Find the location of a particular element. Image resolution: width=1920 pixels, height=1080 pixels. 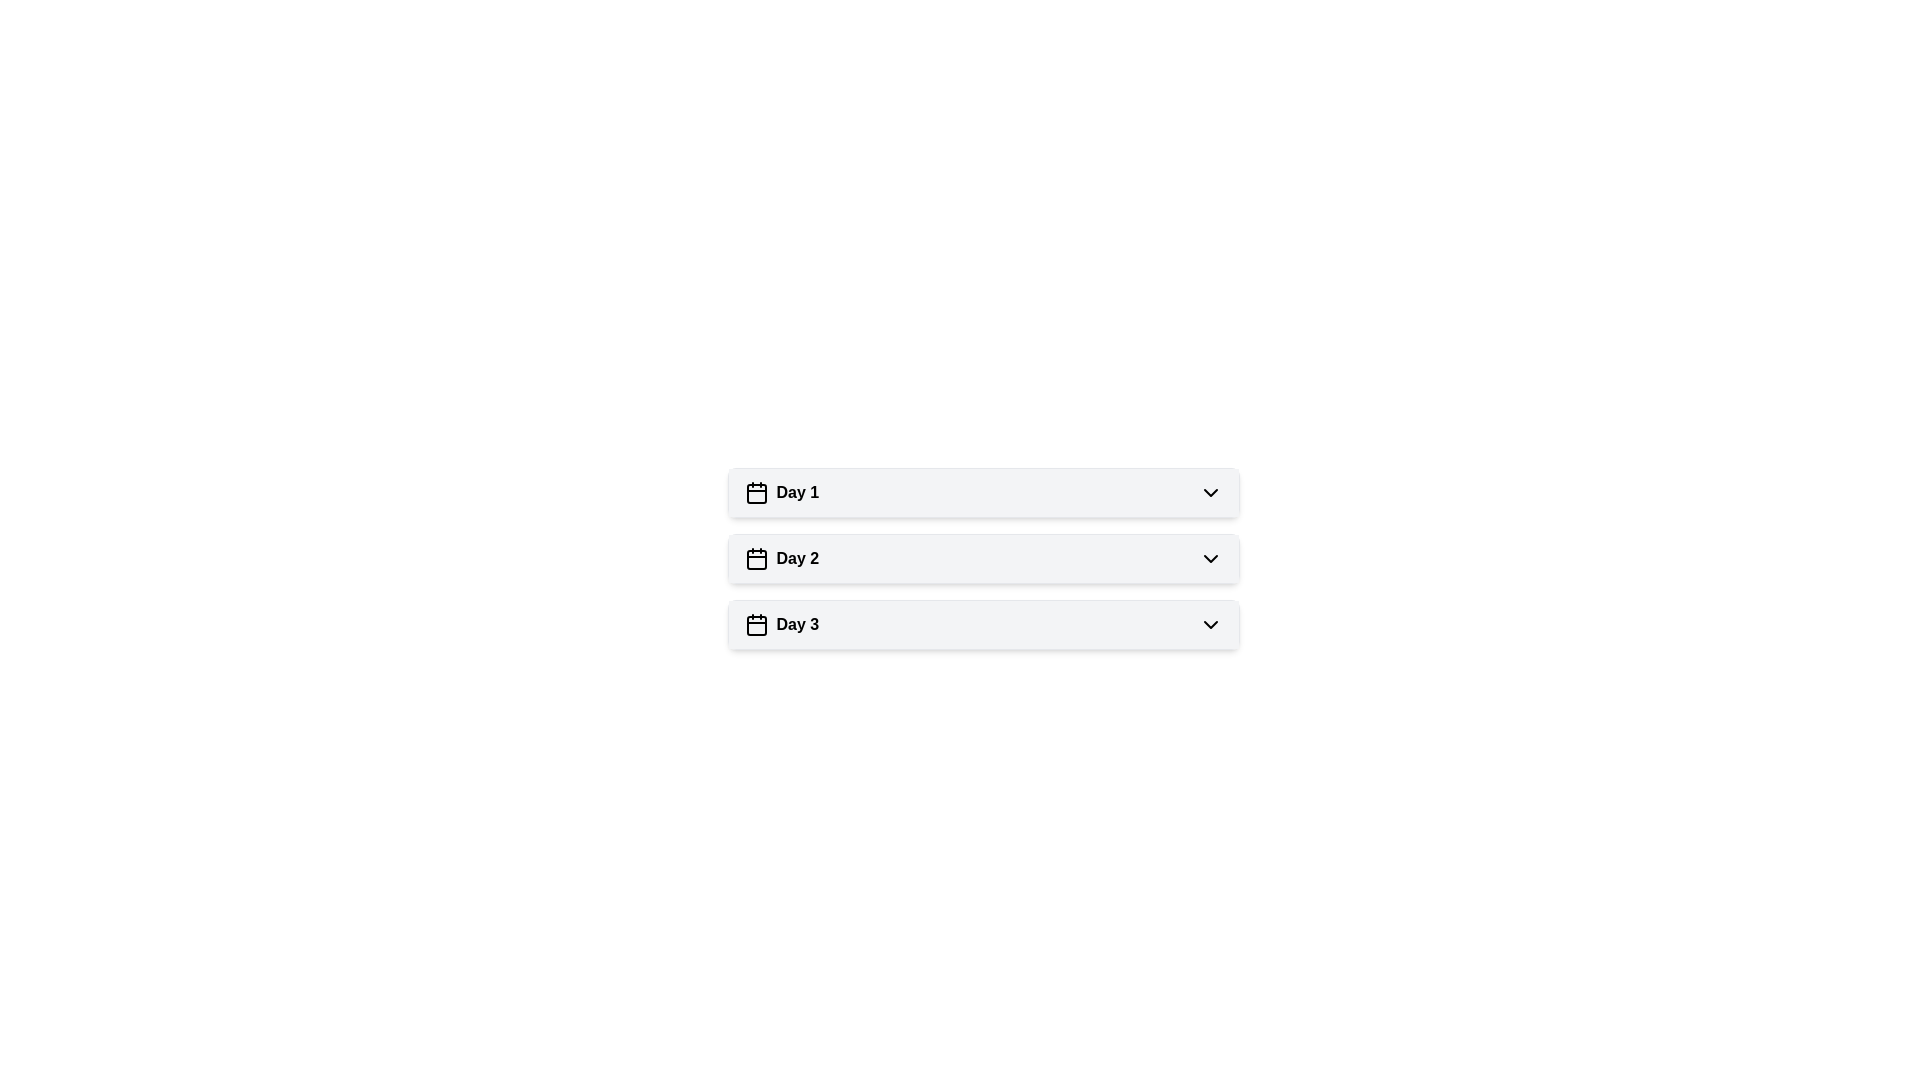

the calendar icon associated with the label 'Day 1', which is positioned to the left of the text in the first item of a vertical list is located at coordinates (755, 493).